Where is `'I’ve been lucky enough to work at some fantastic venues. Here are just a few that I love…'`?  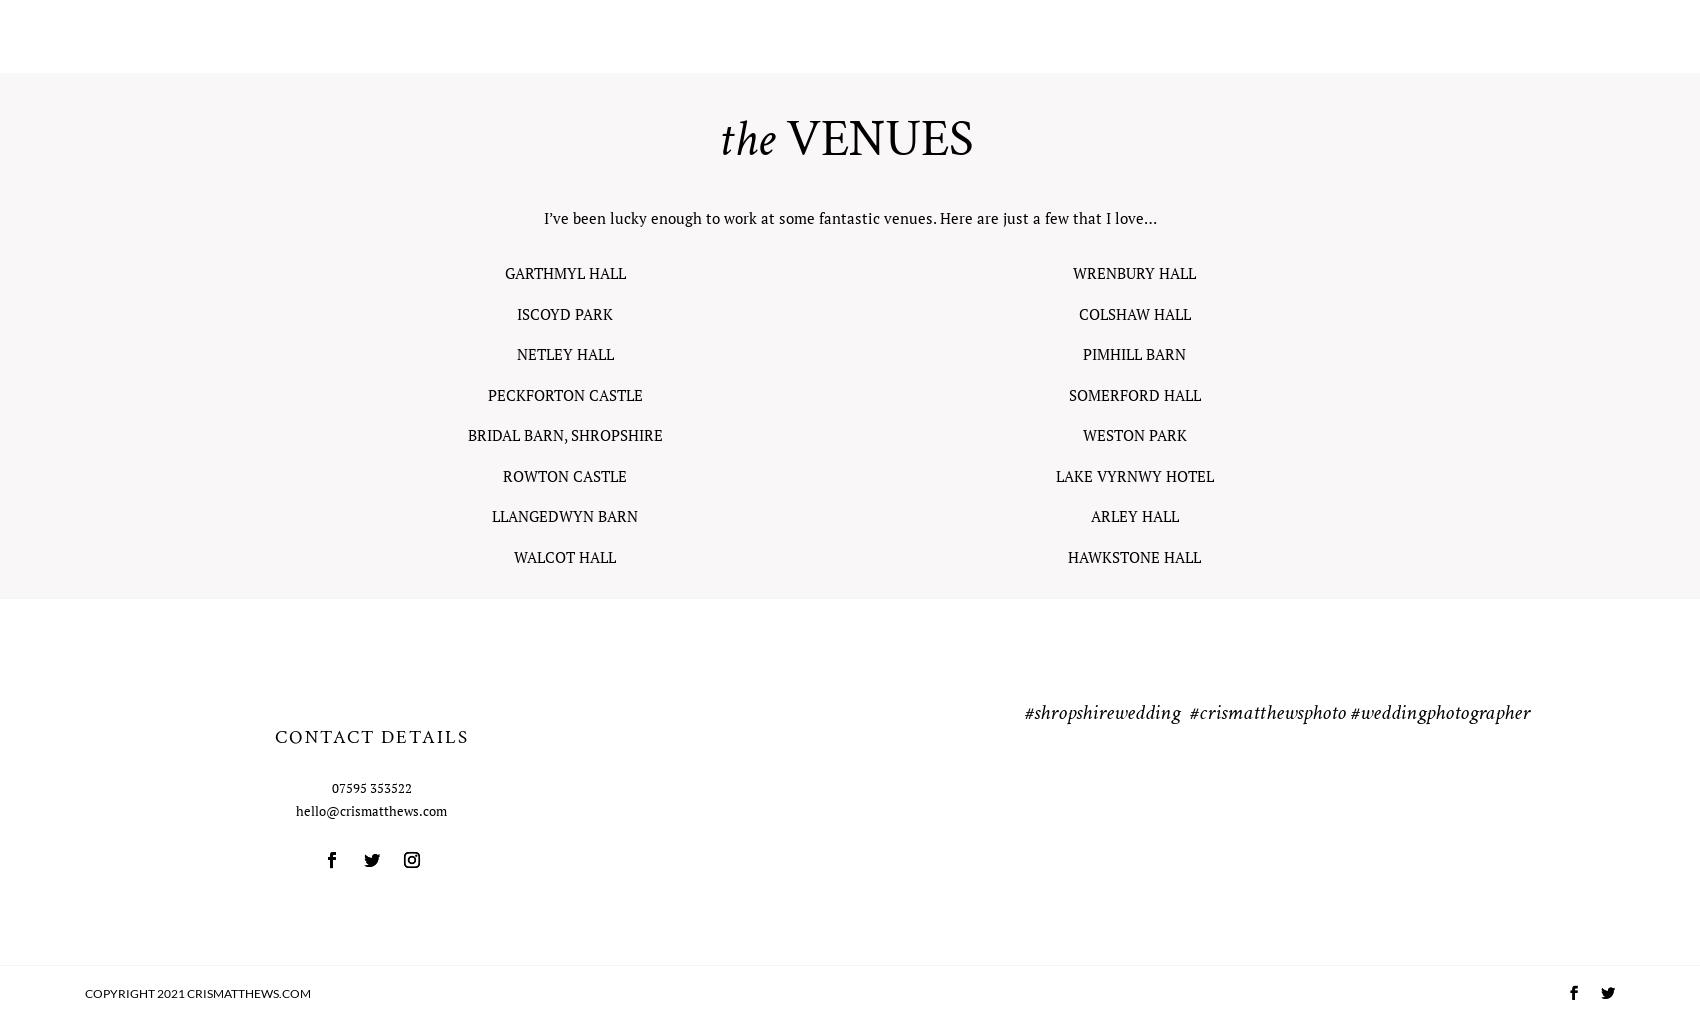
'I’ve been lucky enough to work at some fantastic venues. Here are just a few that I love…' is located at coordinates (541, 216).